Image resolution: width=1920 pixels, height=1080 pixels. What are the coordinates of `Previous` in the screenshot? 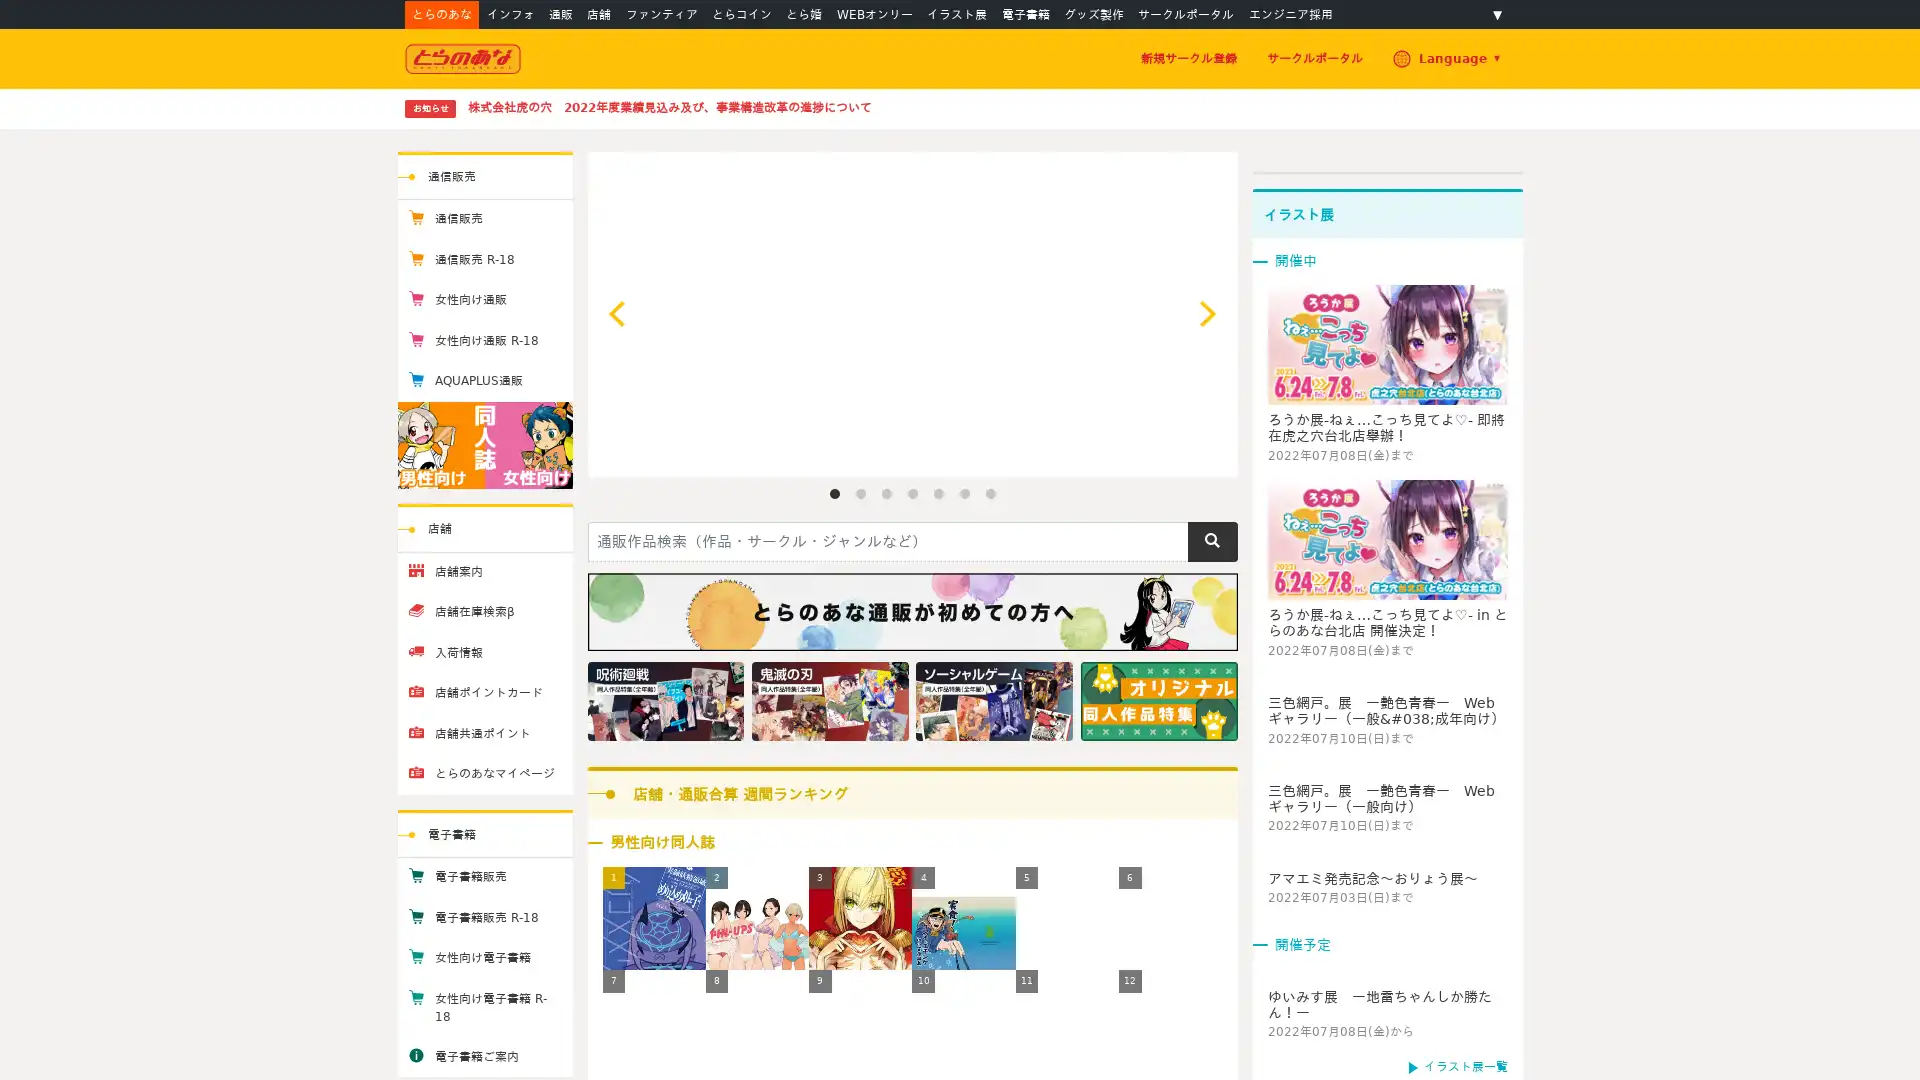 It's located at (618, 313).